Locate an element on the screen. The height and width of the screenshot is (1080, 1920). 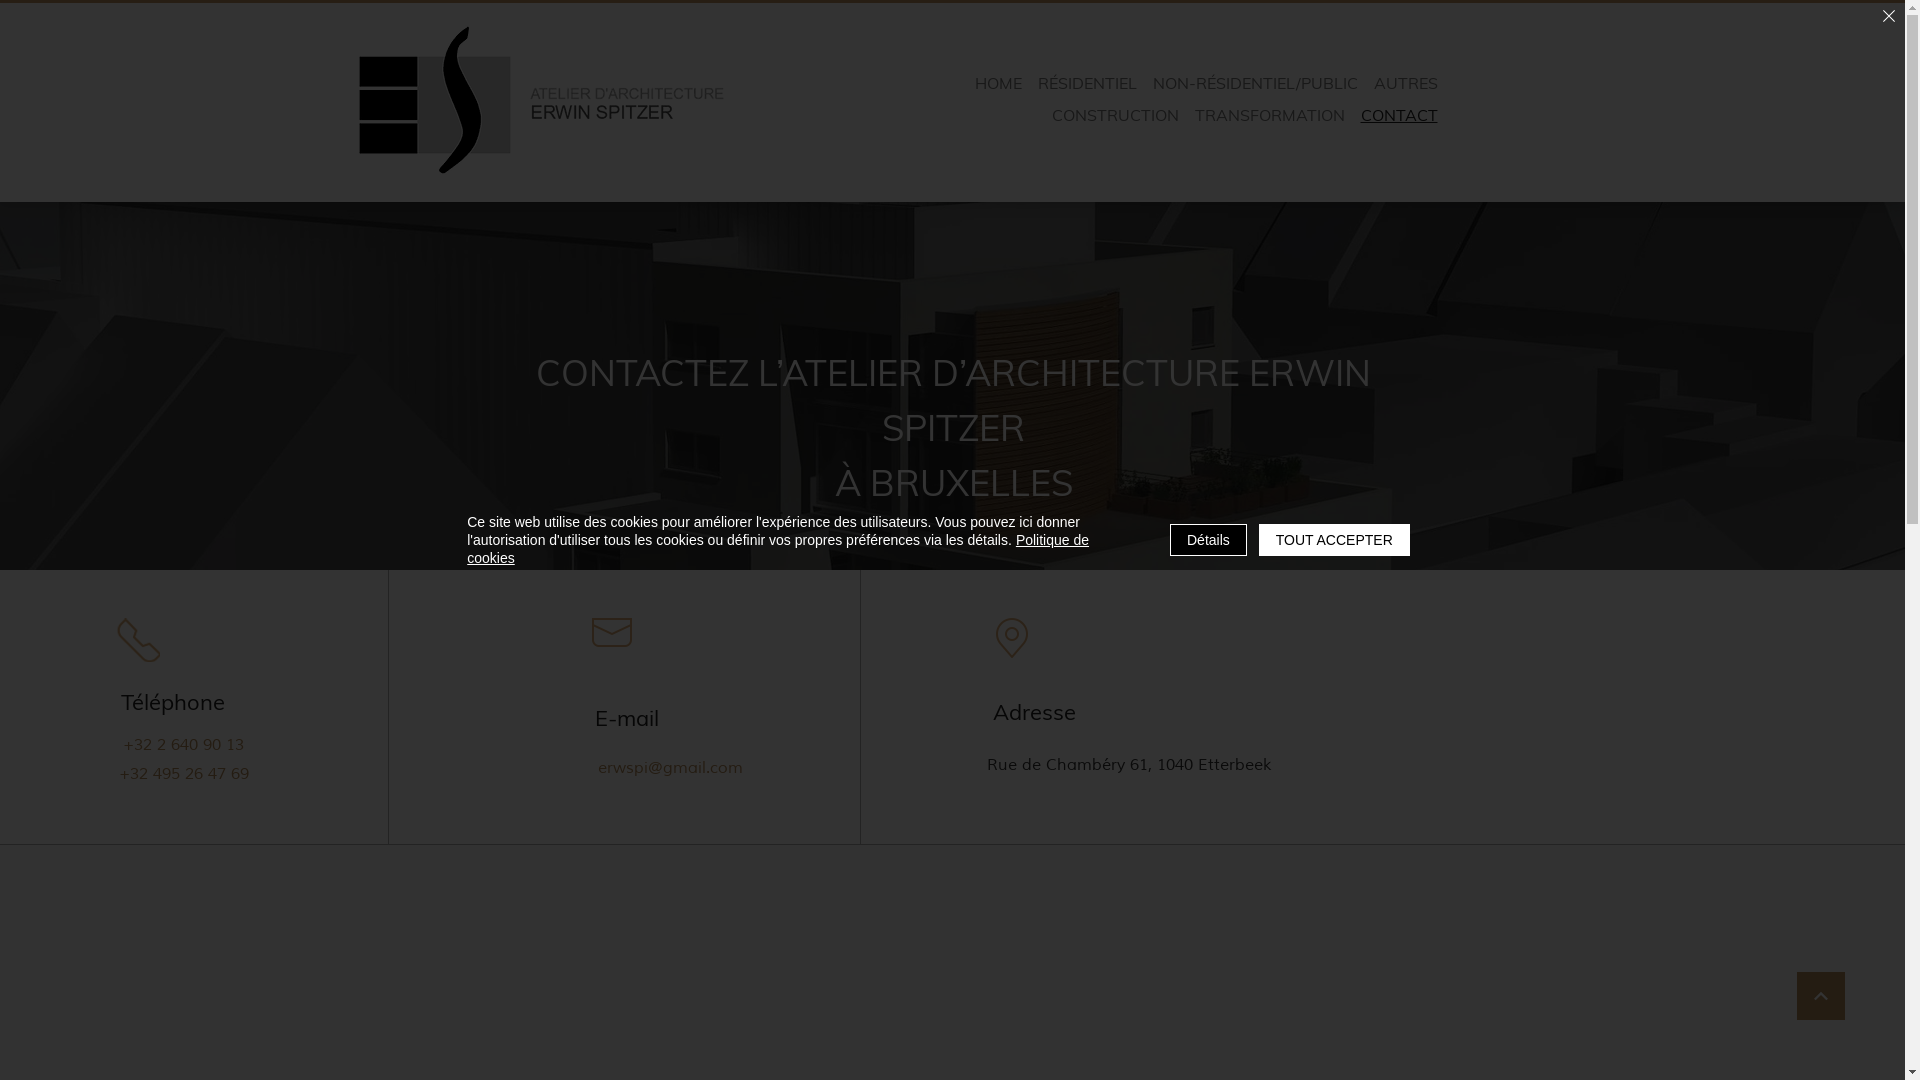
'TOUT ACCEPTER' is located at coordinates (1334, 540).